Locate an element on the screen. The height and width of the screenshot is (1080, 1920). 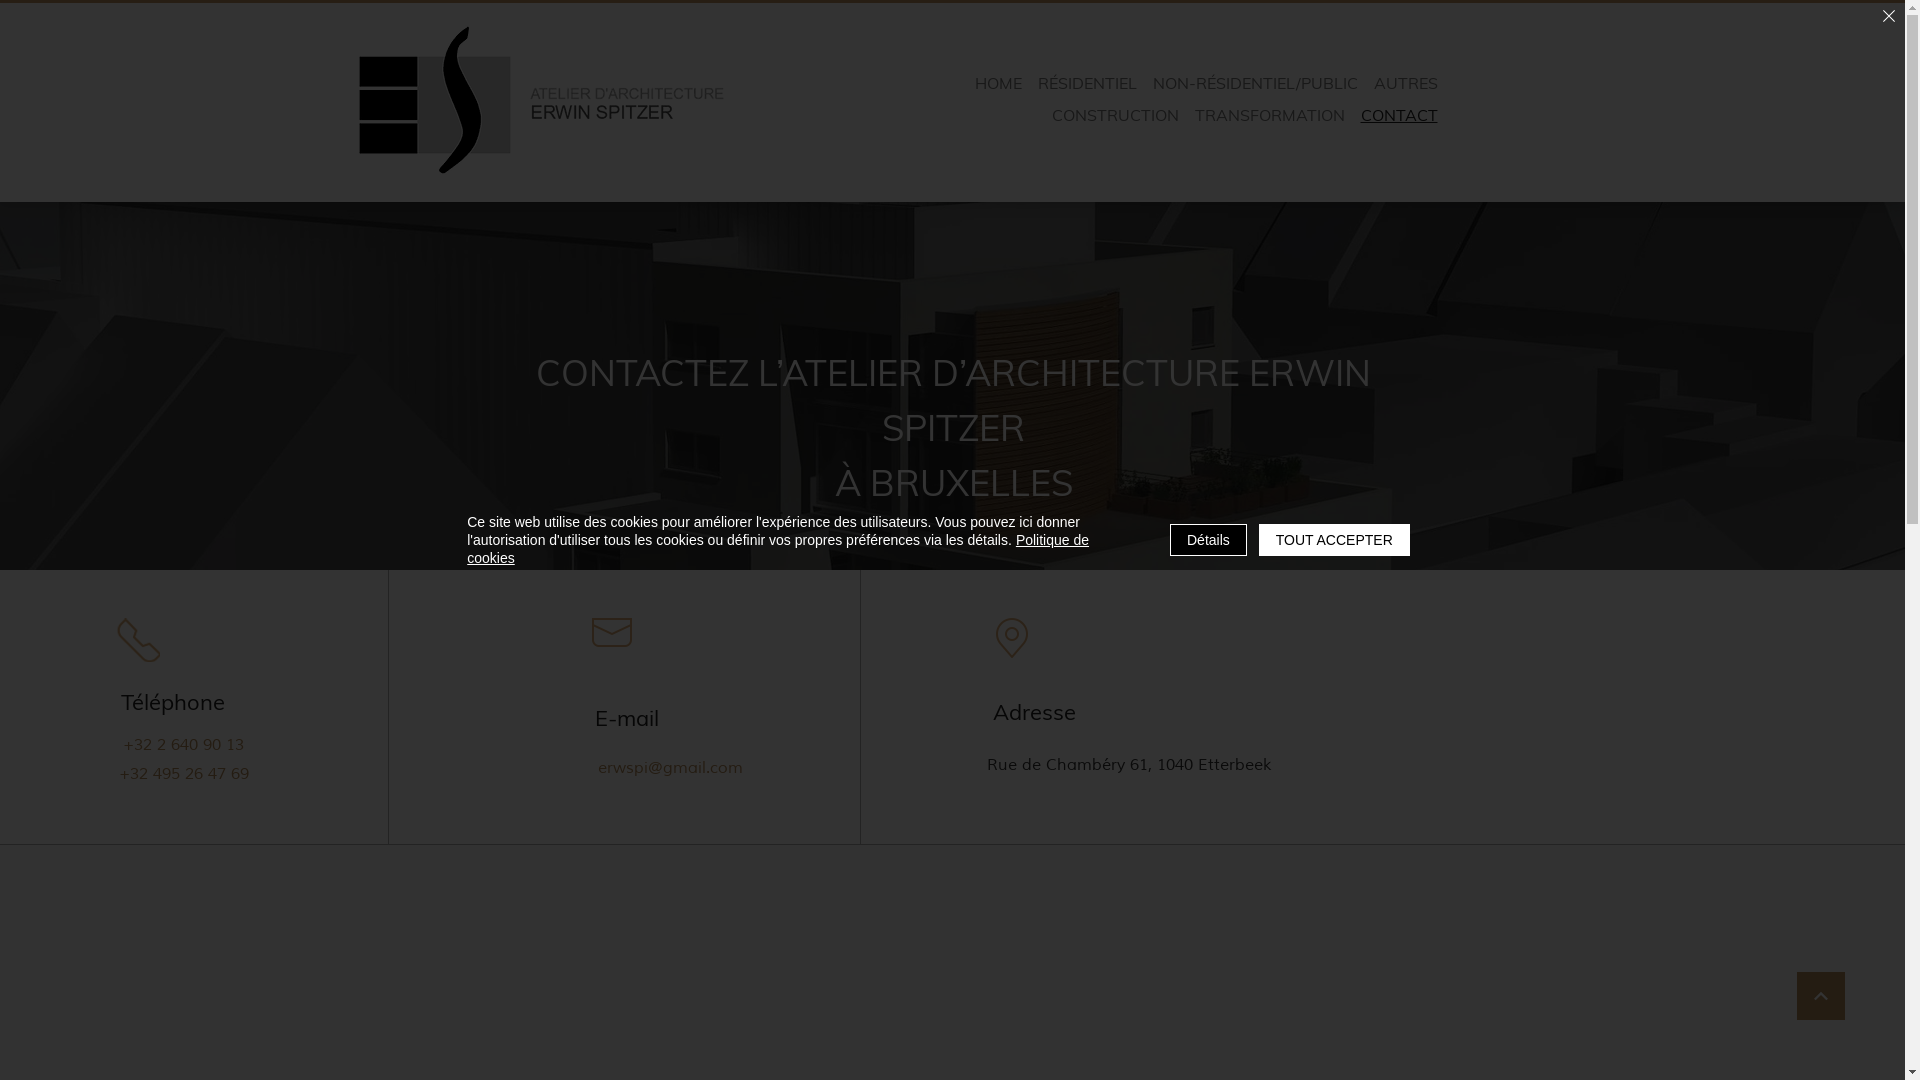
'TOUT ACCEPTER' is located at coordinates (1334, 540).